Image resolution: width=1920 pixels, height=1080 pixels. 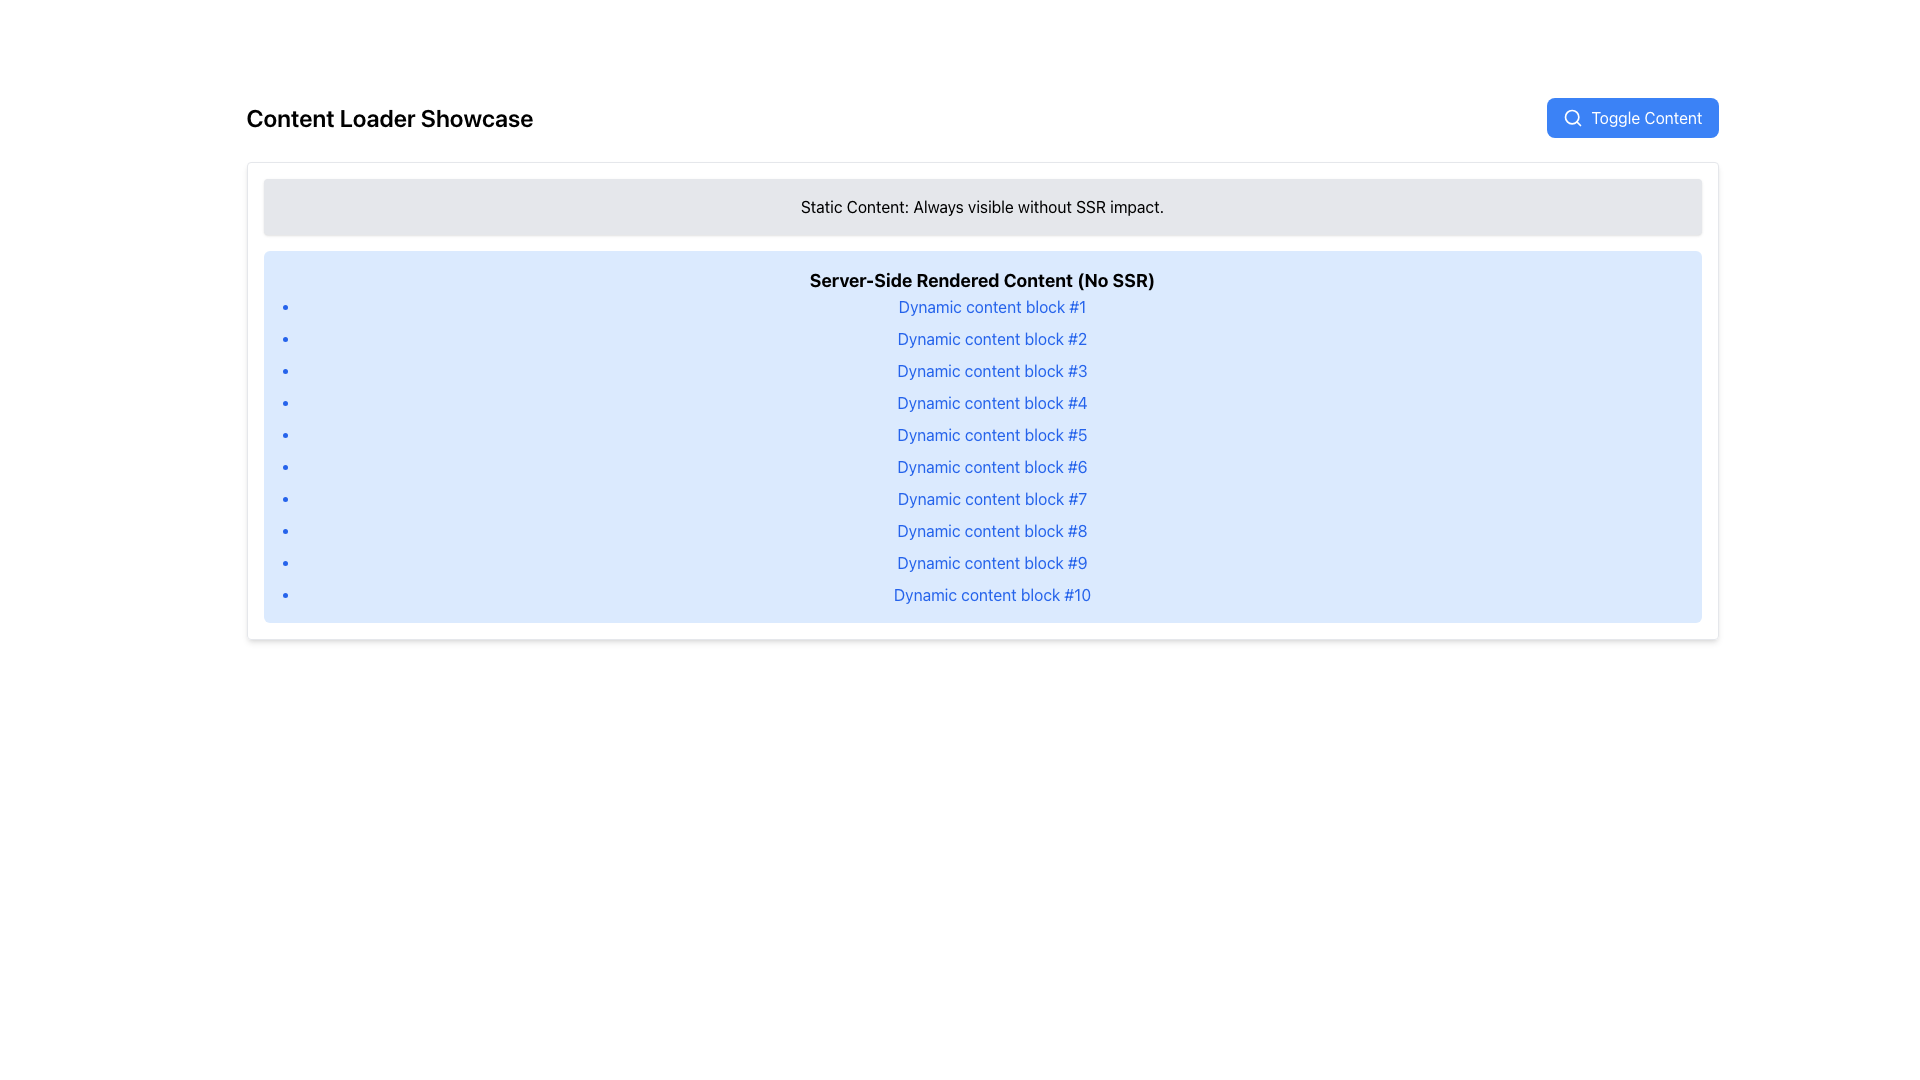 What do you see at coordinates (1646, 118) in the screenshot?
I see `the 'Toggle Content' button located in the top right section of the interface` at bounding box center [1646, 118].